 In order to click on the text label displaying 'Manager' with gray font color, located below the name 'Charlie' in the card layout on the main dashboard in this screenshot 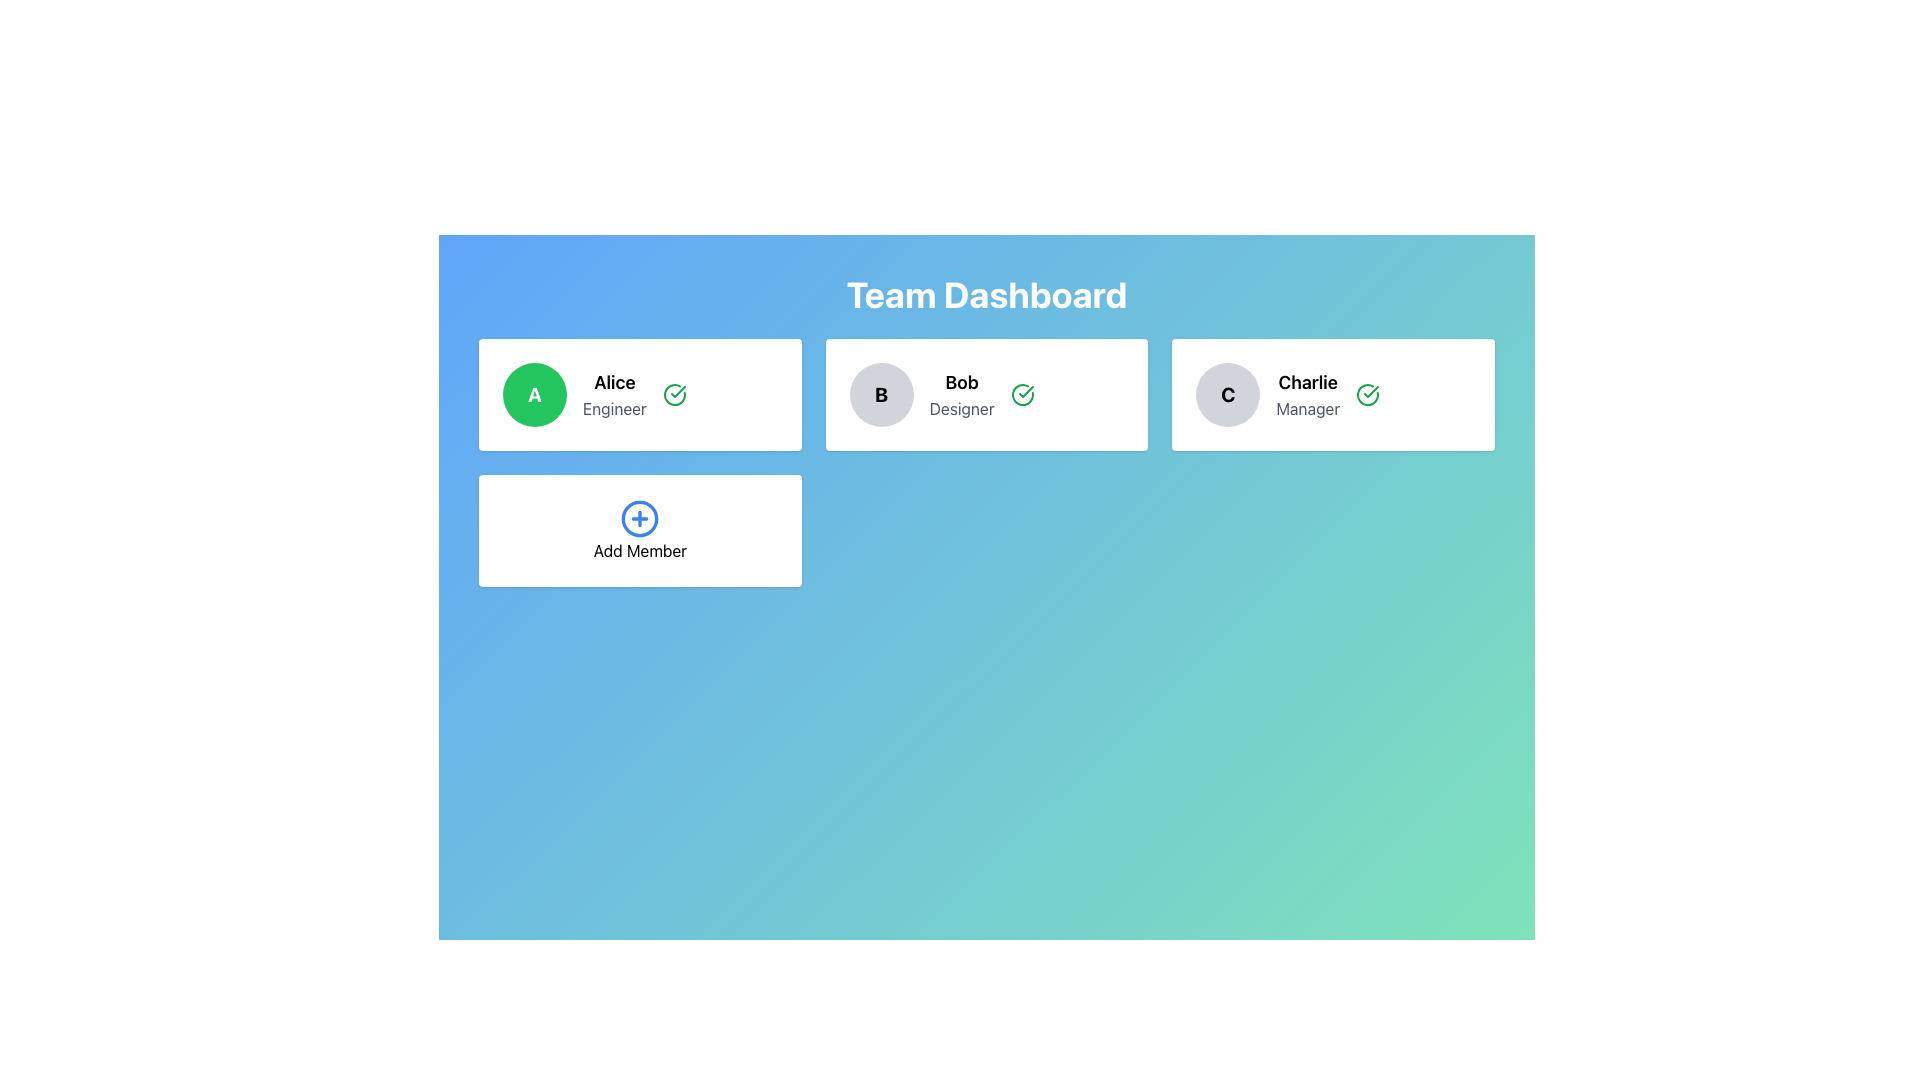, I will do `click(1308, 407)`.